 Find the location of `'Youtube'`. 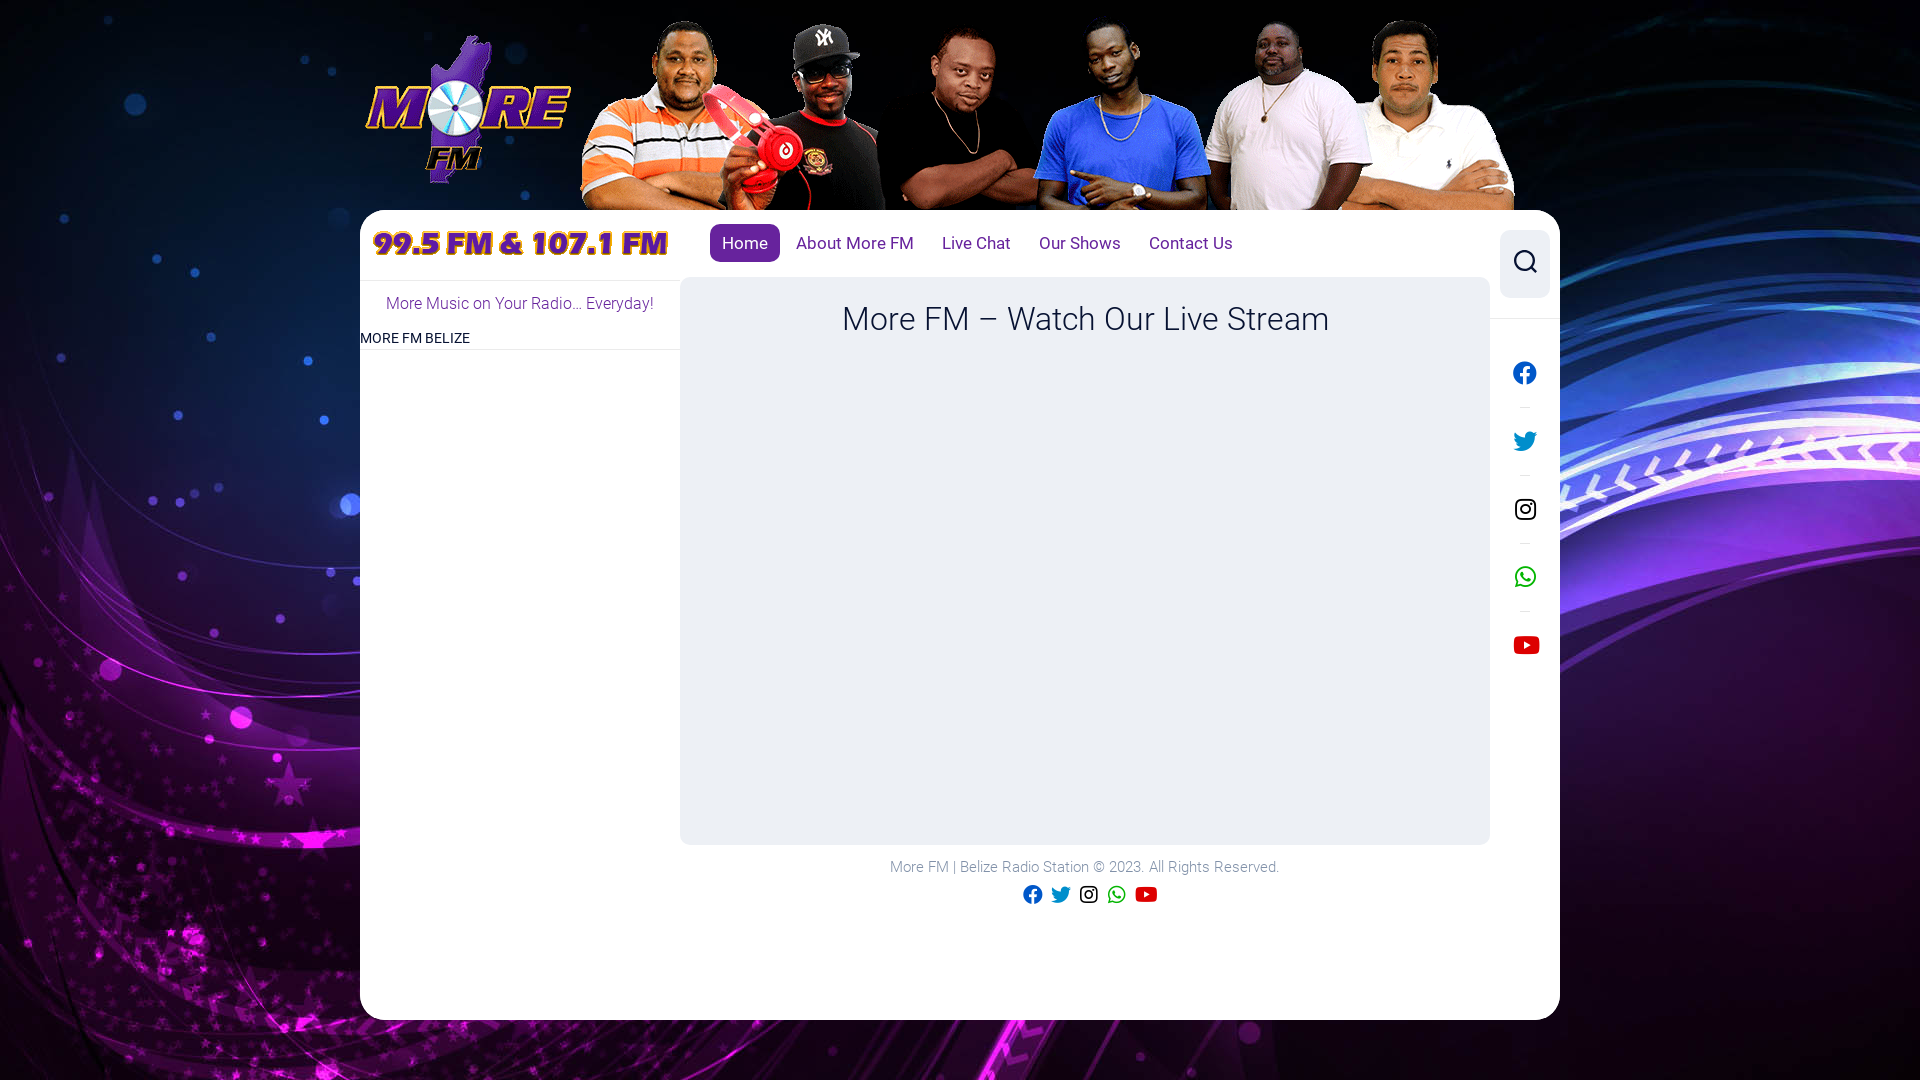

'Youtube' is located at coordinates (1524, 644).